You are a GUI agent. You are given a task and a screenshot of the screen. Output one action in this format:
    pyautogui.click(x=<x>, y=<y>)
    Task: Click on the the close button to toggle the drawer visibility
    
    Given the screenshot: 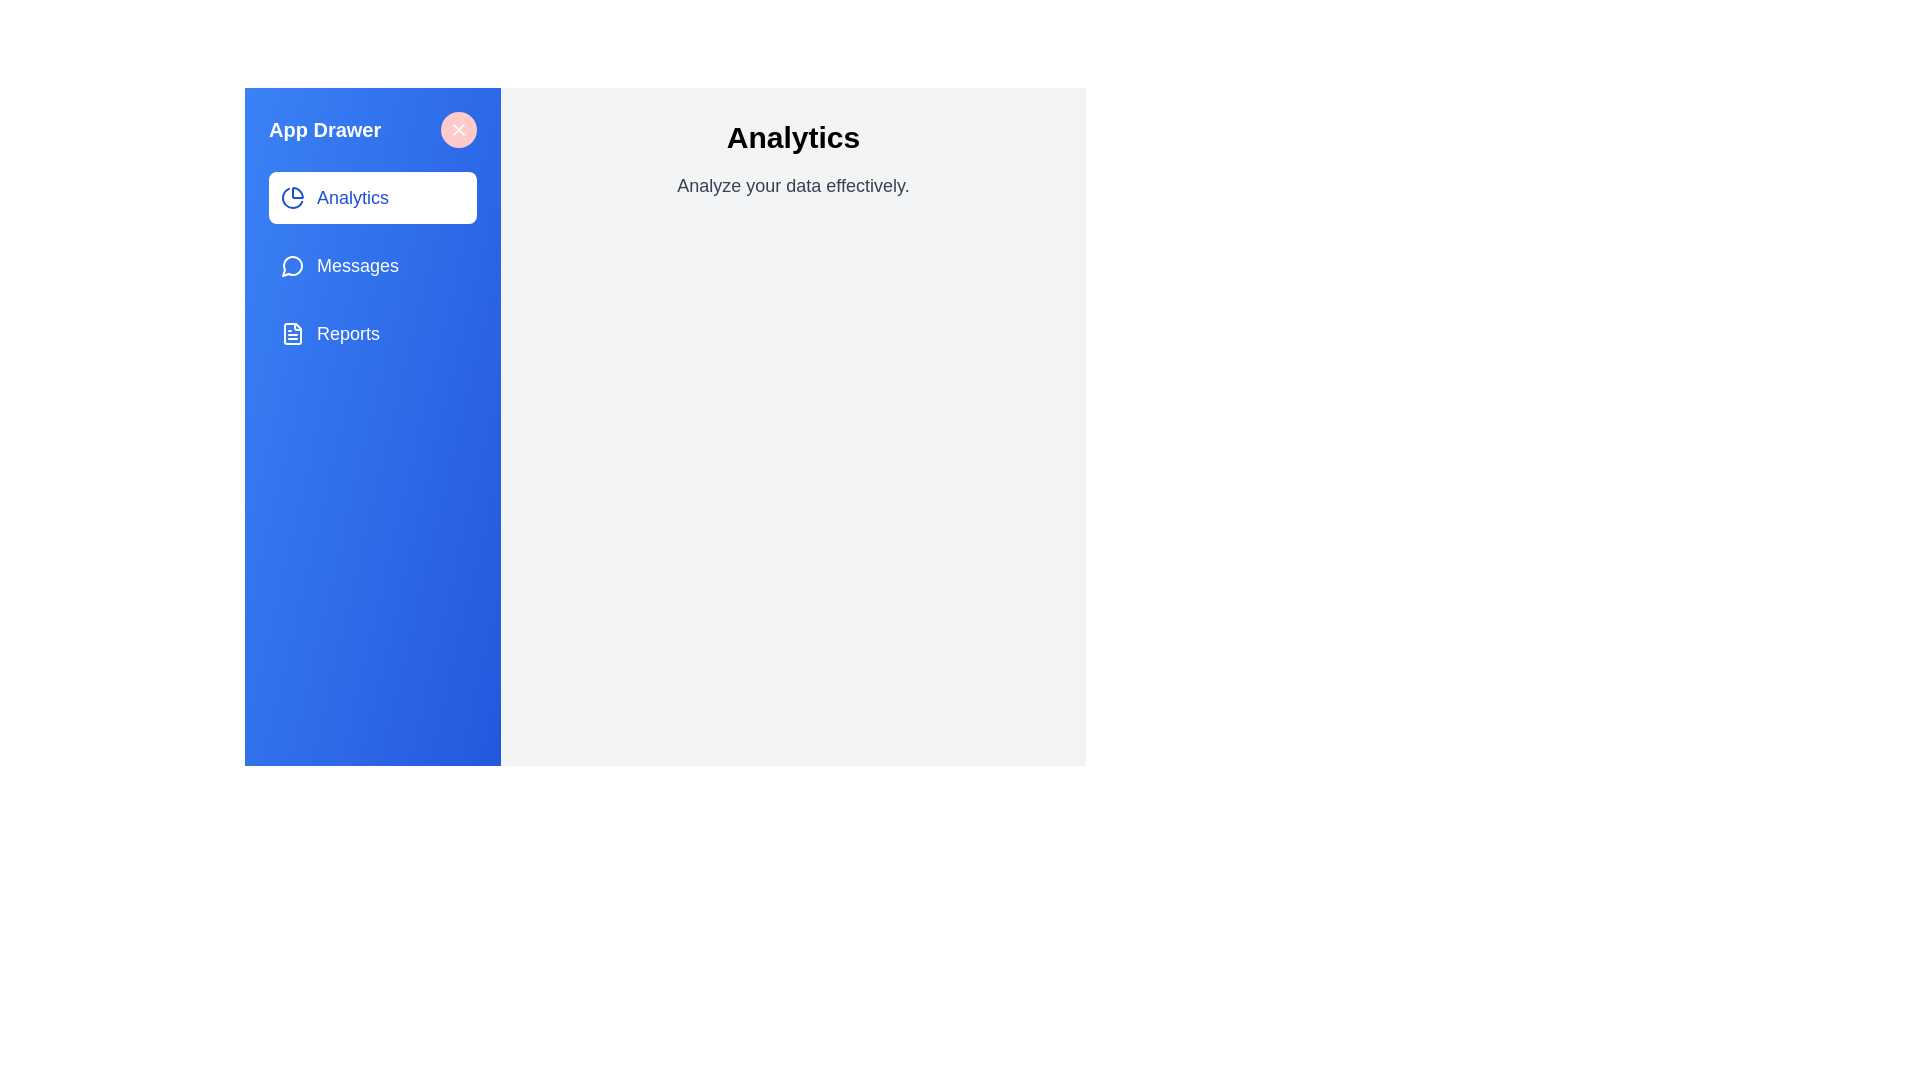 What is the action you would take?
    pyautogui.click(x=458, y=130)
    